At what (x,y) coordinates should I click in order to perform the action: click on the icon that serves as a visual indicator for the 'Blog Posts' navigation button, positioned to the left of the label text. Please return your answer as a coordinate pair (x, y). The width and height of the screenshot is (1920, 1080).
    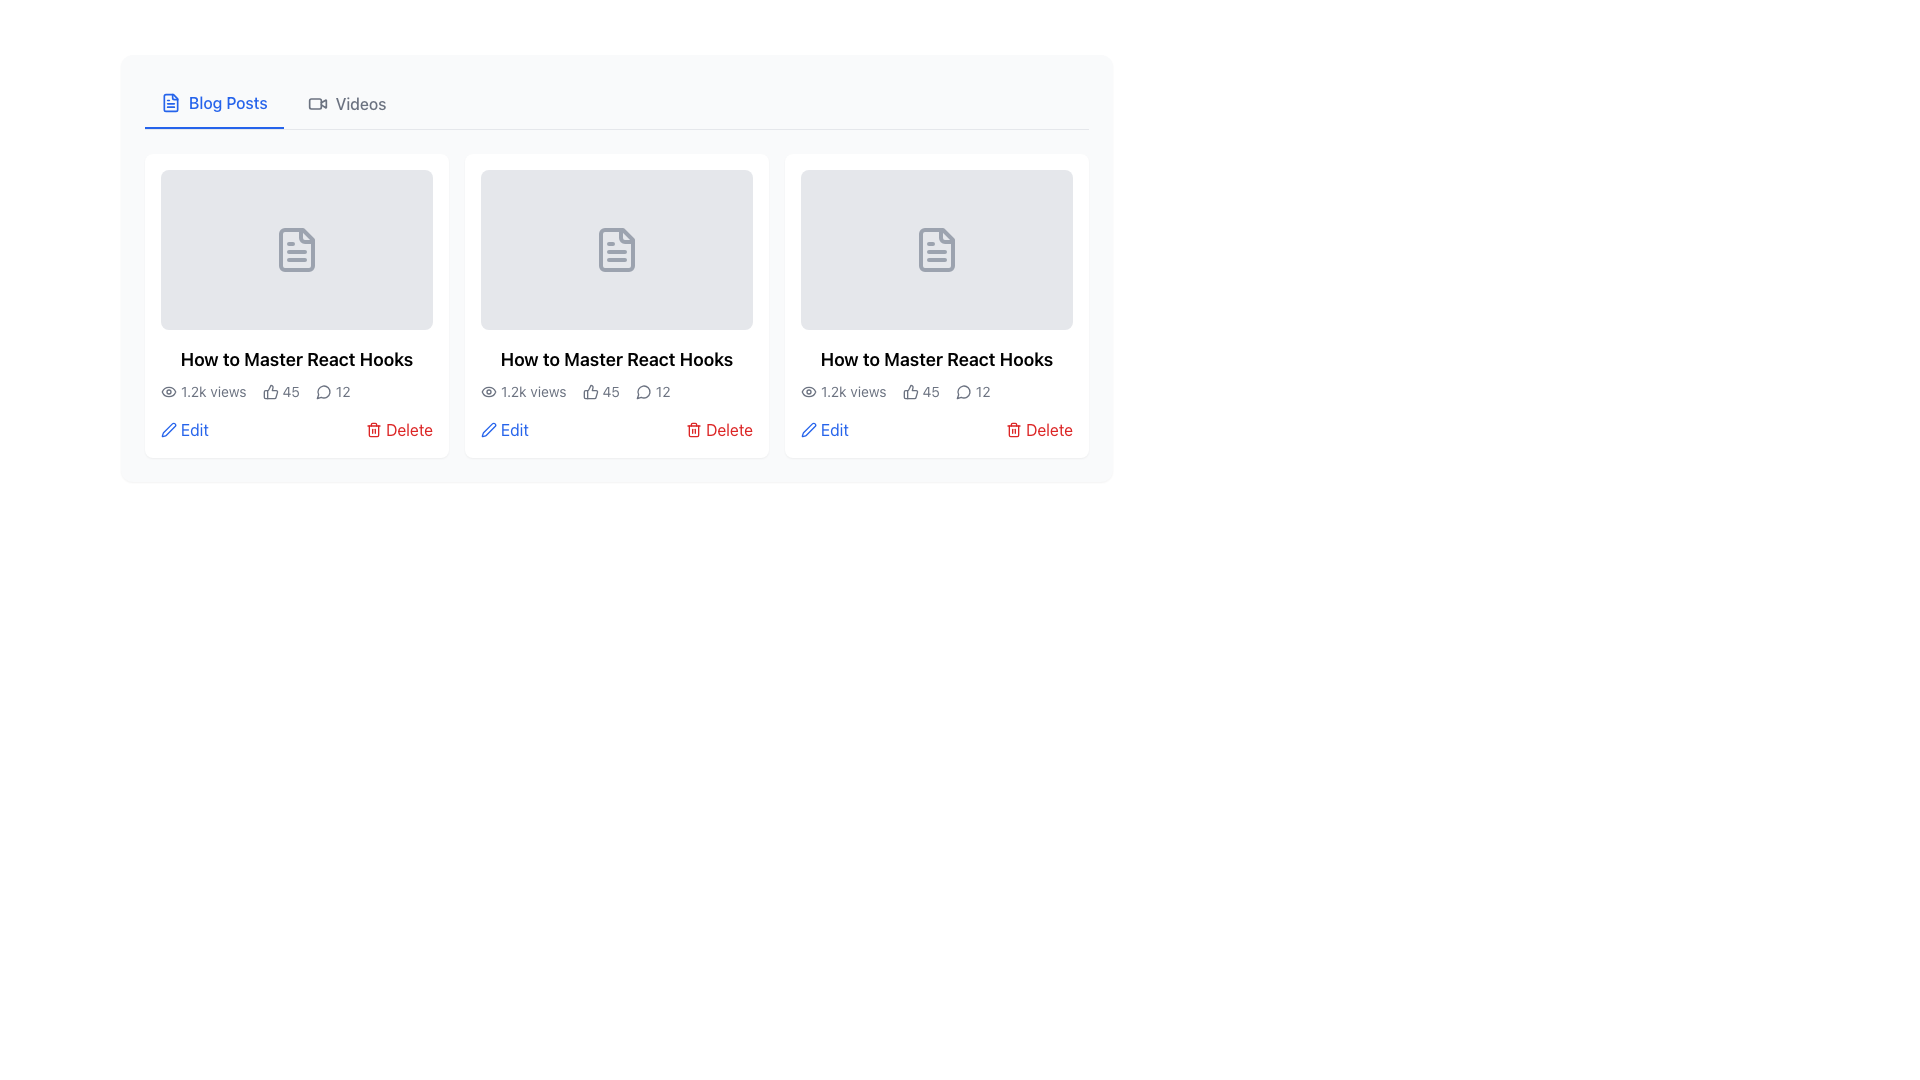
    Looking at the image, I should click on (171, 103).